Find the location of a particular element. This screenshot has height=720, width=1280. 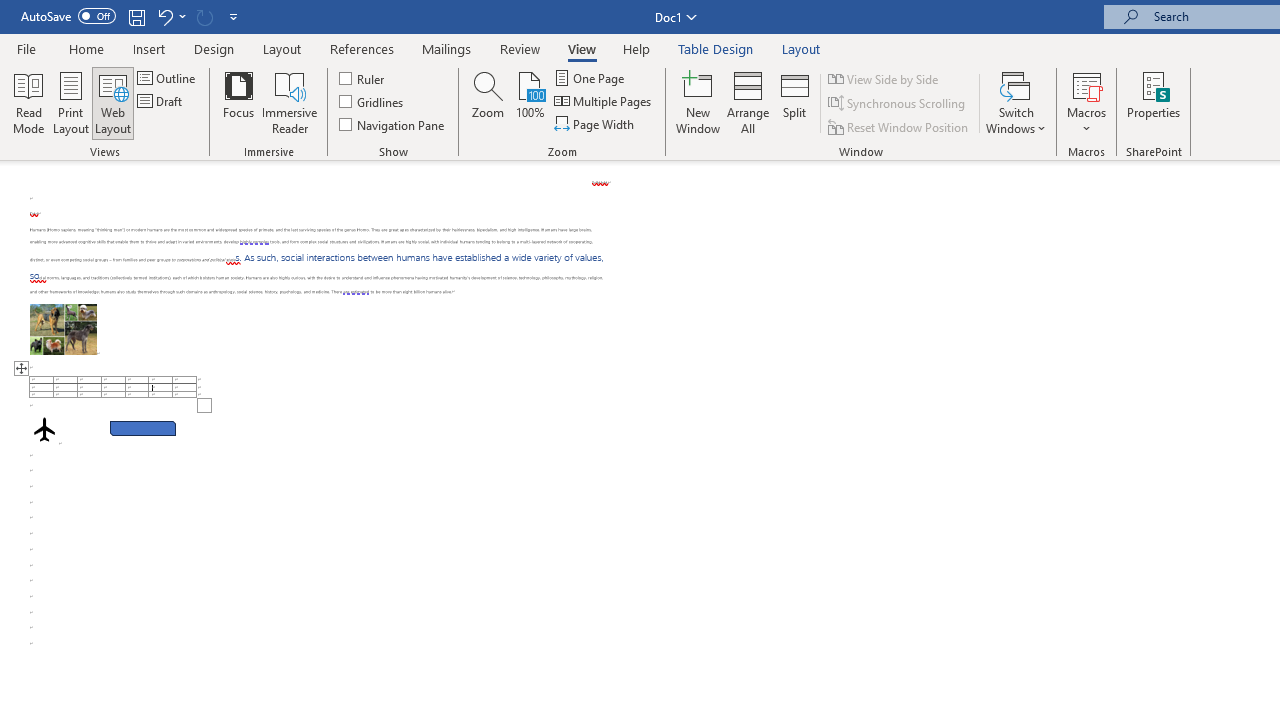

'Arrange All' is located at coordinates (747, 103).